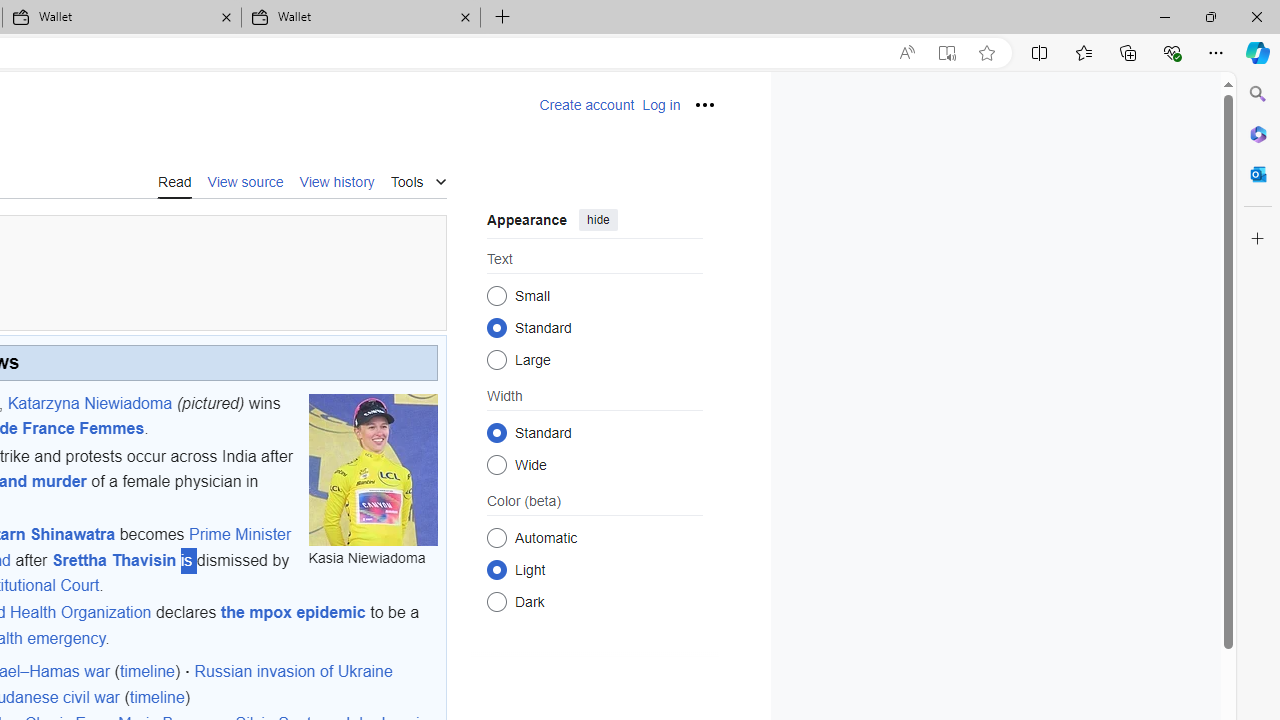 Image resolution: width=1280 pixels, height=720 pixels. Describe the element at coordinates (496, 464) in the screenshot. I see `'Wide'` at that location.